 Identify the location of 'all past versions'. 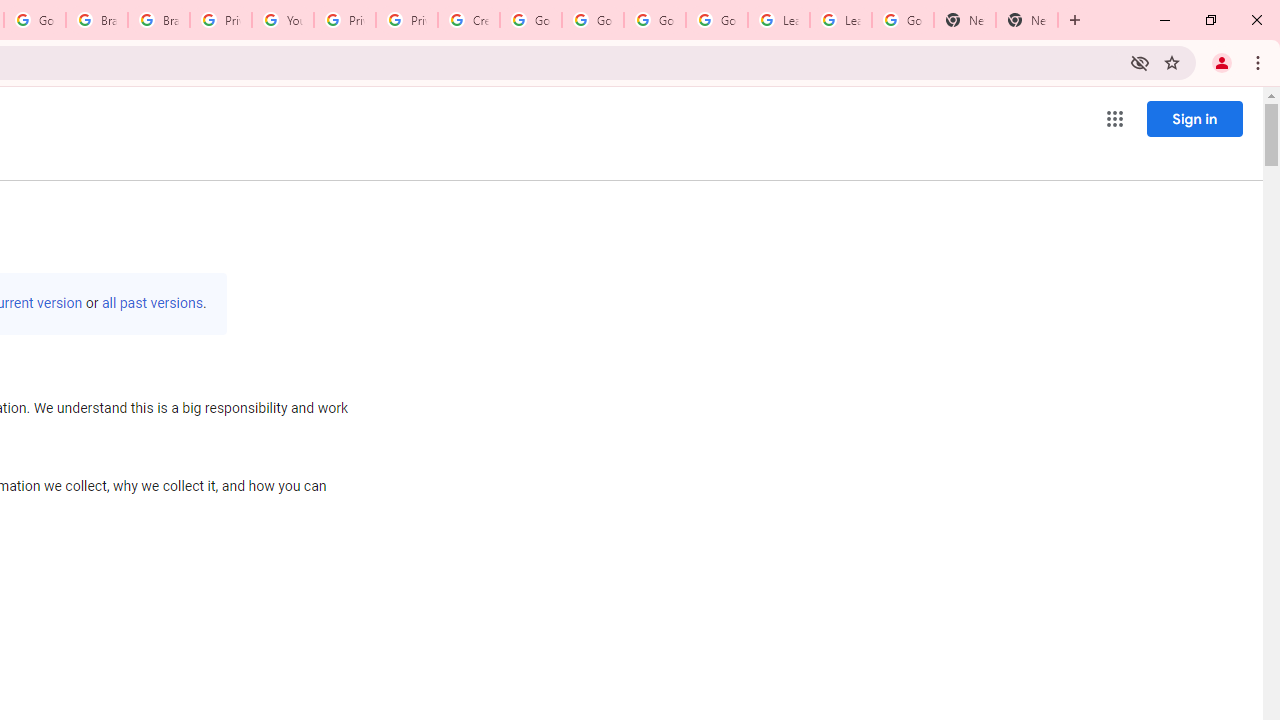
(151, 303).